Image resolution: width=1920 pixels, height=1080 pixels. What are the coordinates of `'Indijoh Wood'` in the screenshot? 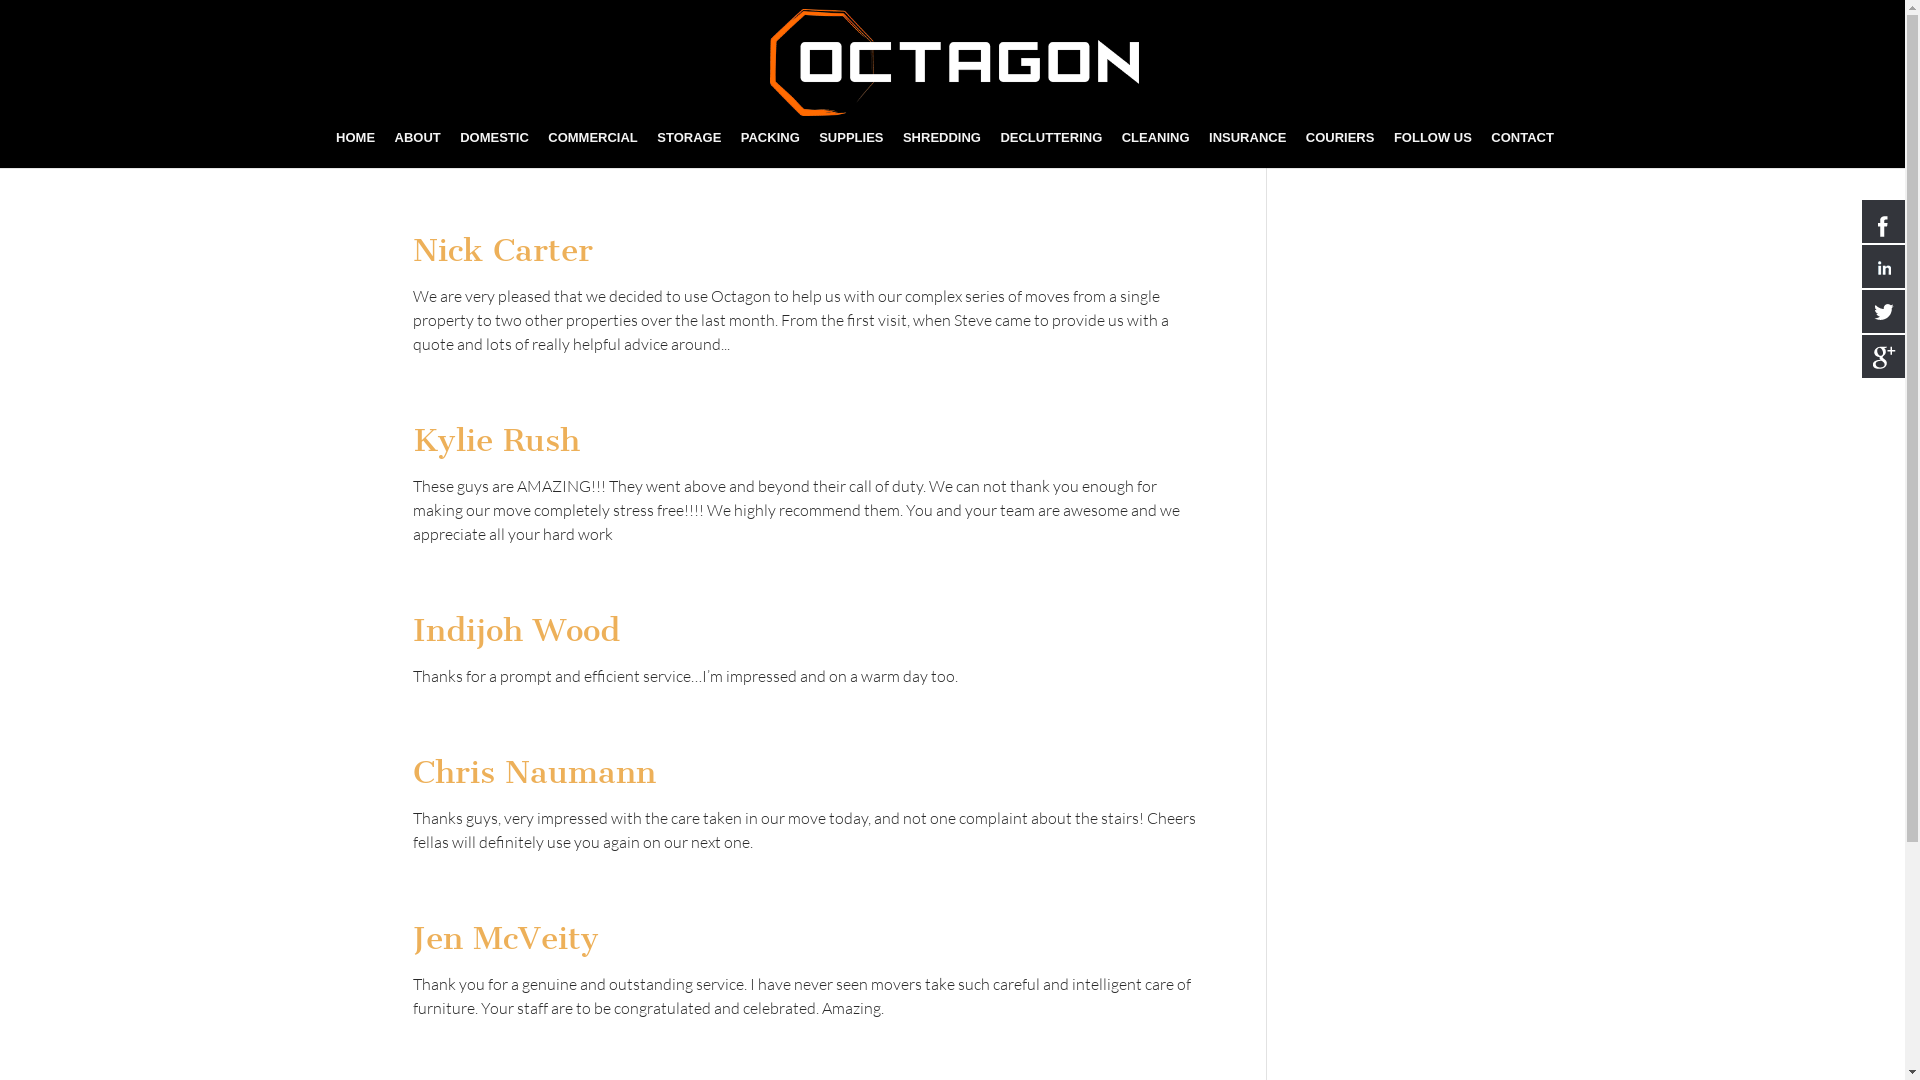 It's located at (411, 628).